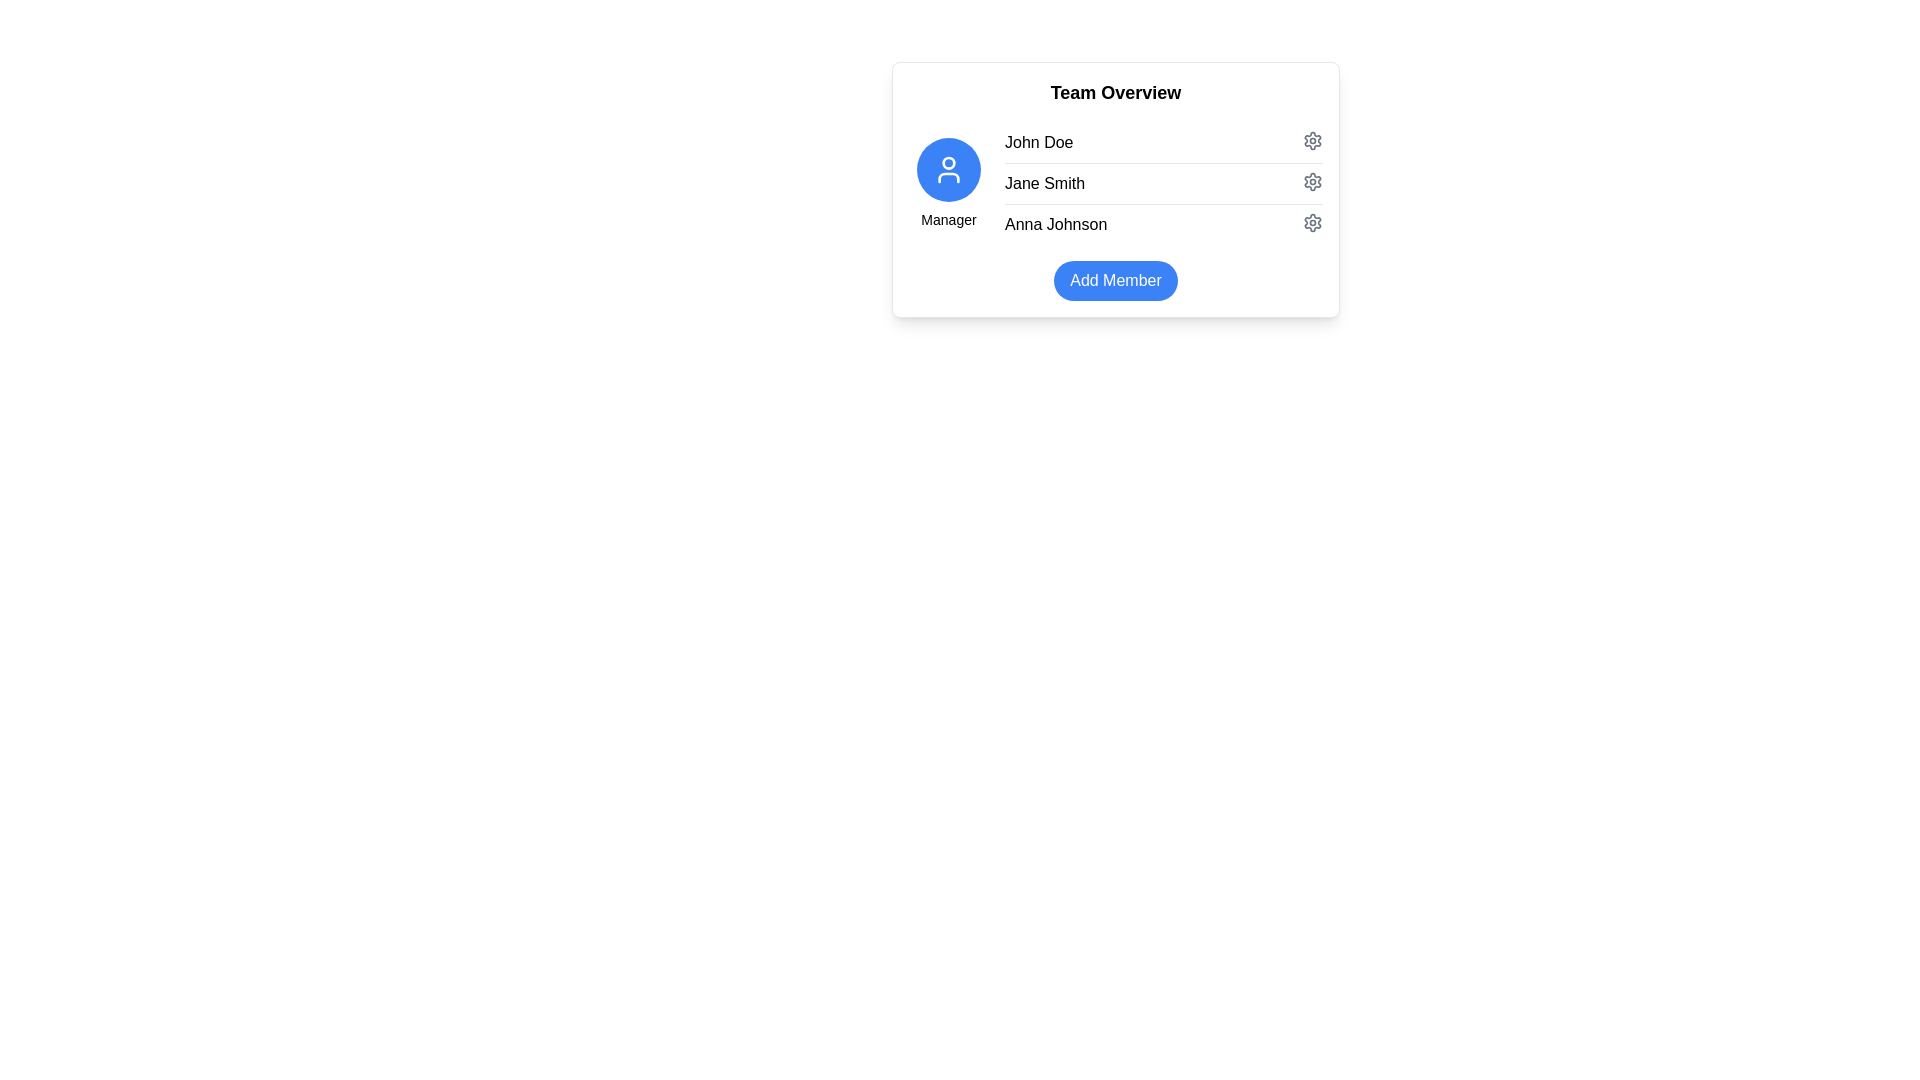 This screenshot has height=1080, width=1920. What do you see at coordinates (1115, 184) in the screenshot?
I see `the list item representing a team member's name located` at bounding box center [1115, 184].